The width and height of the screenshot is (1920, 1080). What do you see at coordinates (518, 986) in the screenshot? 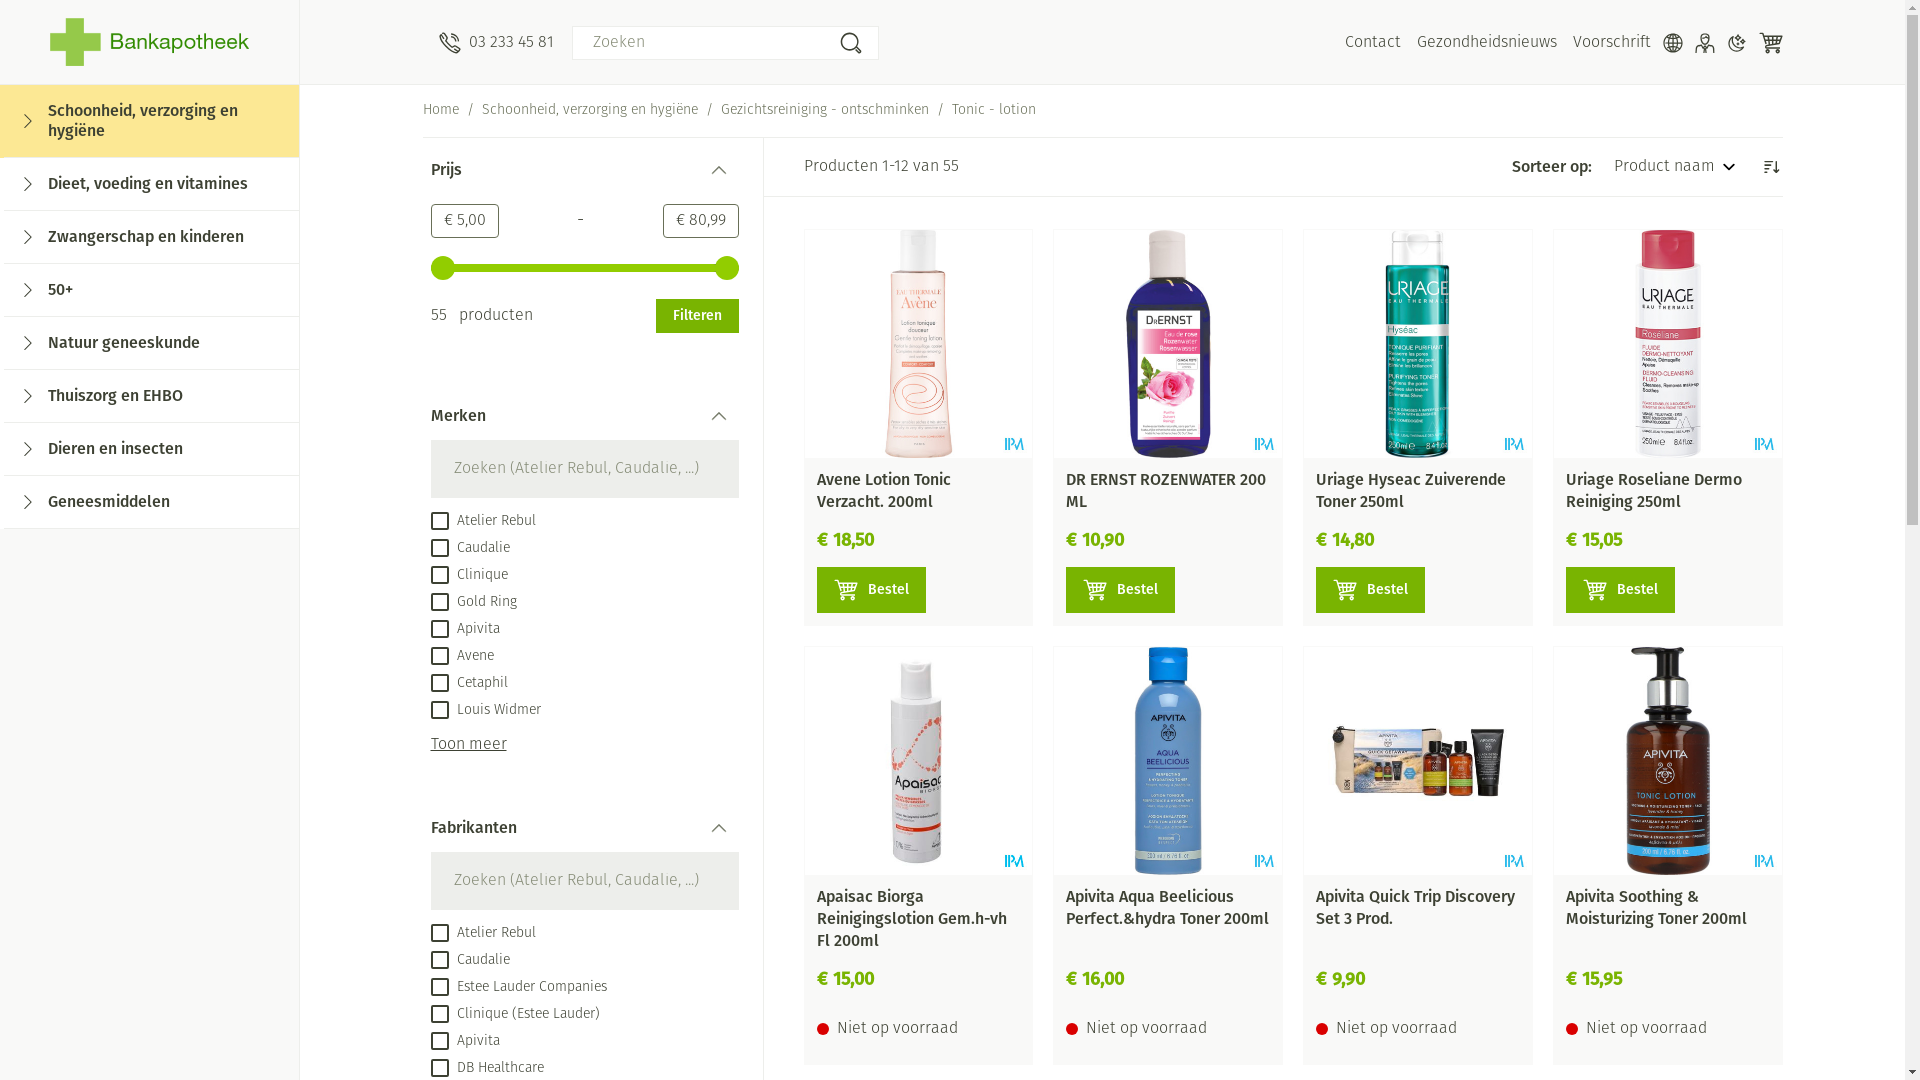
I see `'Estee Lauder Companies'` at bounding box center [518, 986].